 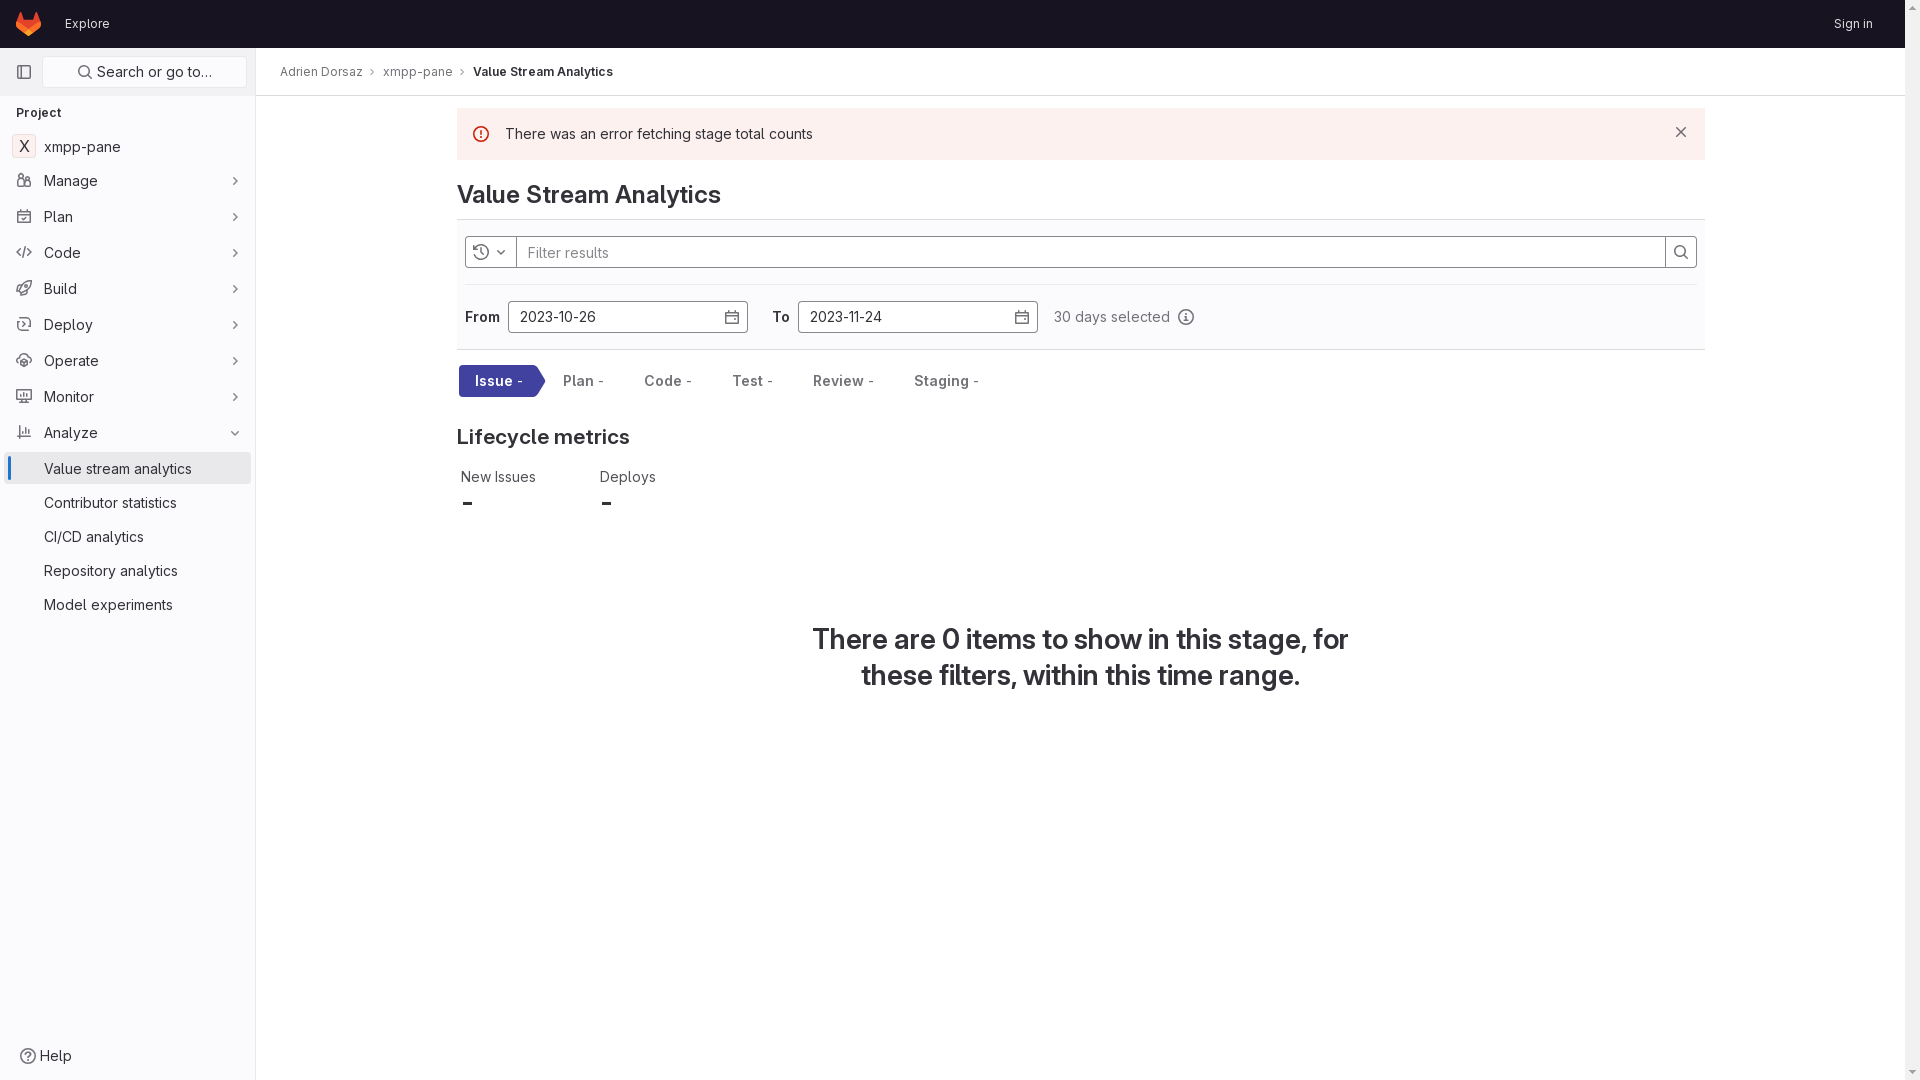 What do you see at coordinates (126, 535) in the screenshot?
I see `'CI/CD analytics'` at bounding box center [126, 535].